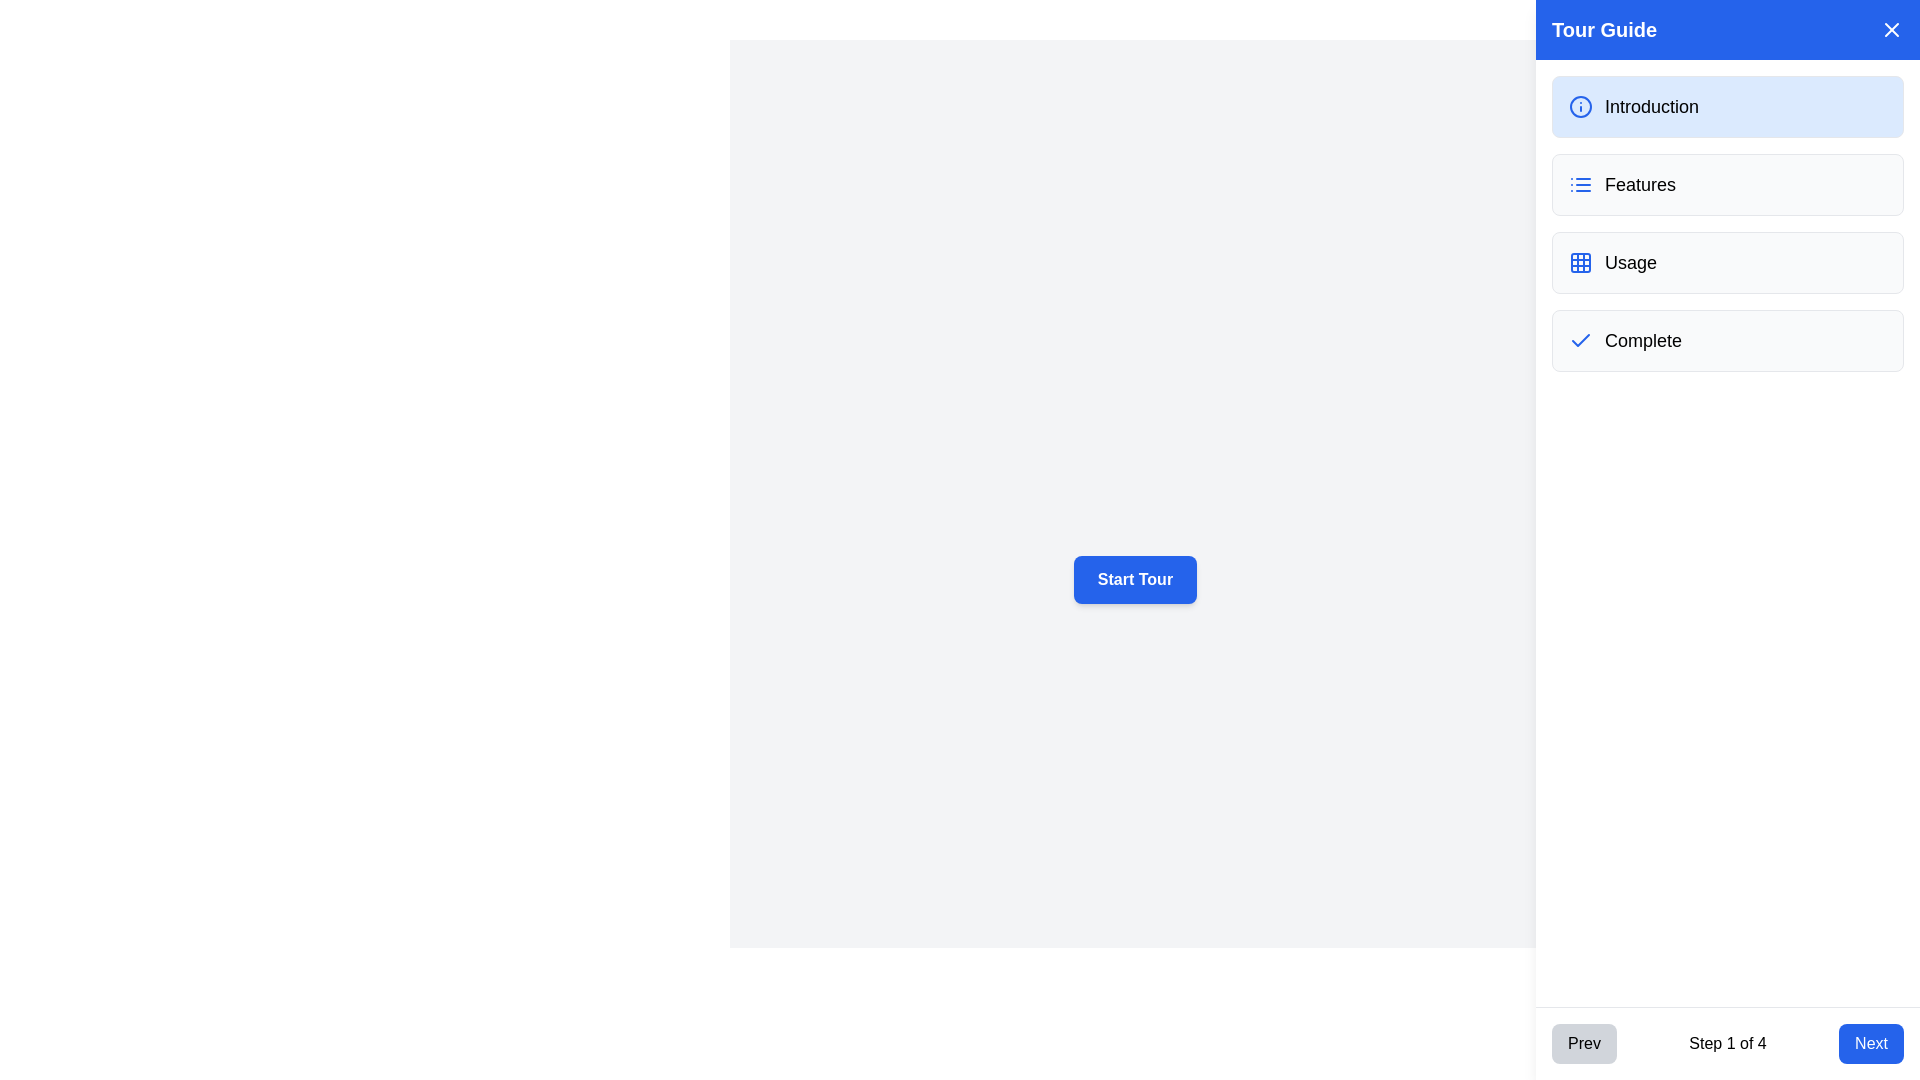 The width and height of the screenshot is (1920, 1080). I want to click on the 'Features' button located in the sidebar labeled 'Tour Guide', which is the second item in the menu list, so click(1727, 185).